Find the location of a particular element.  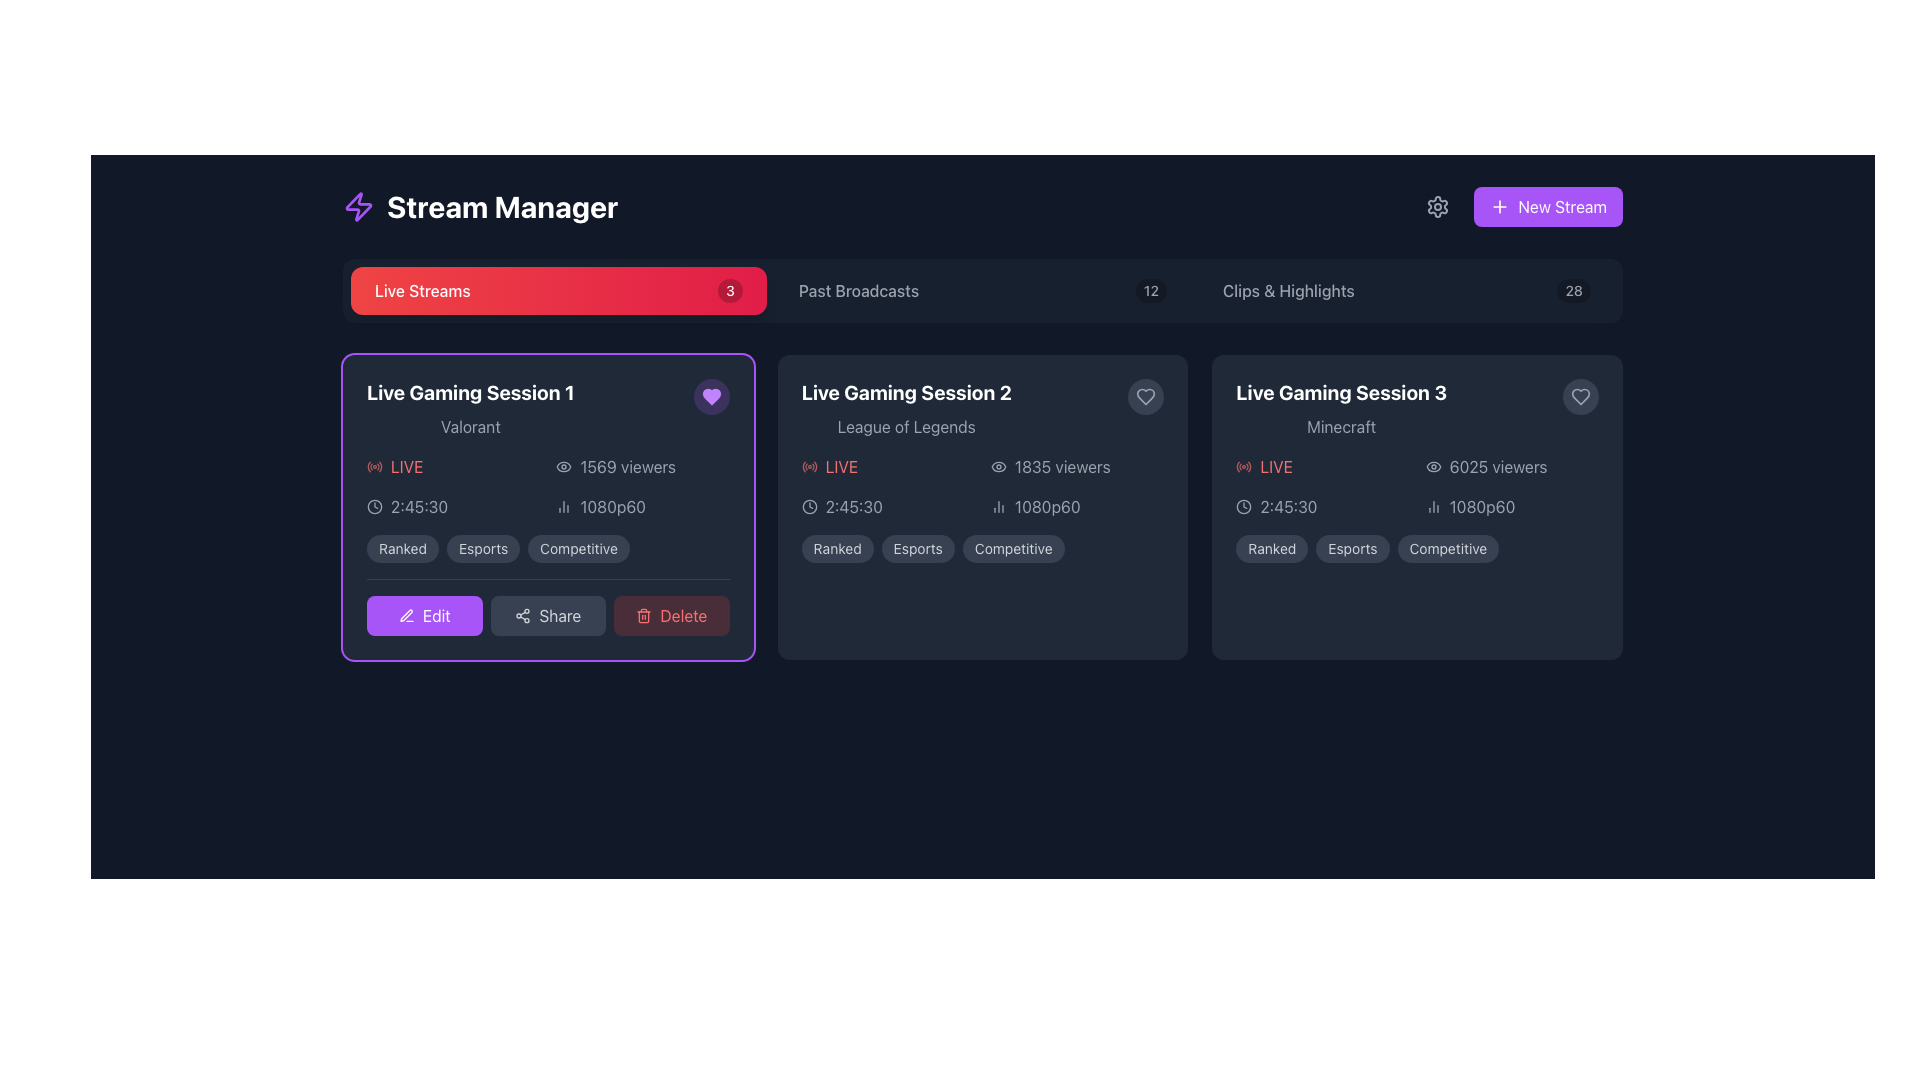

text label indicating the video quality of the live stream, located at the bottom right section of the 'Live Gaming Session 2' card, below the '1835 viewers' text is located at coordinates (1046, 505).